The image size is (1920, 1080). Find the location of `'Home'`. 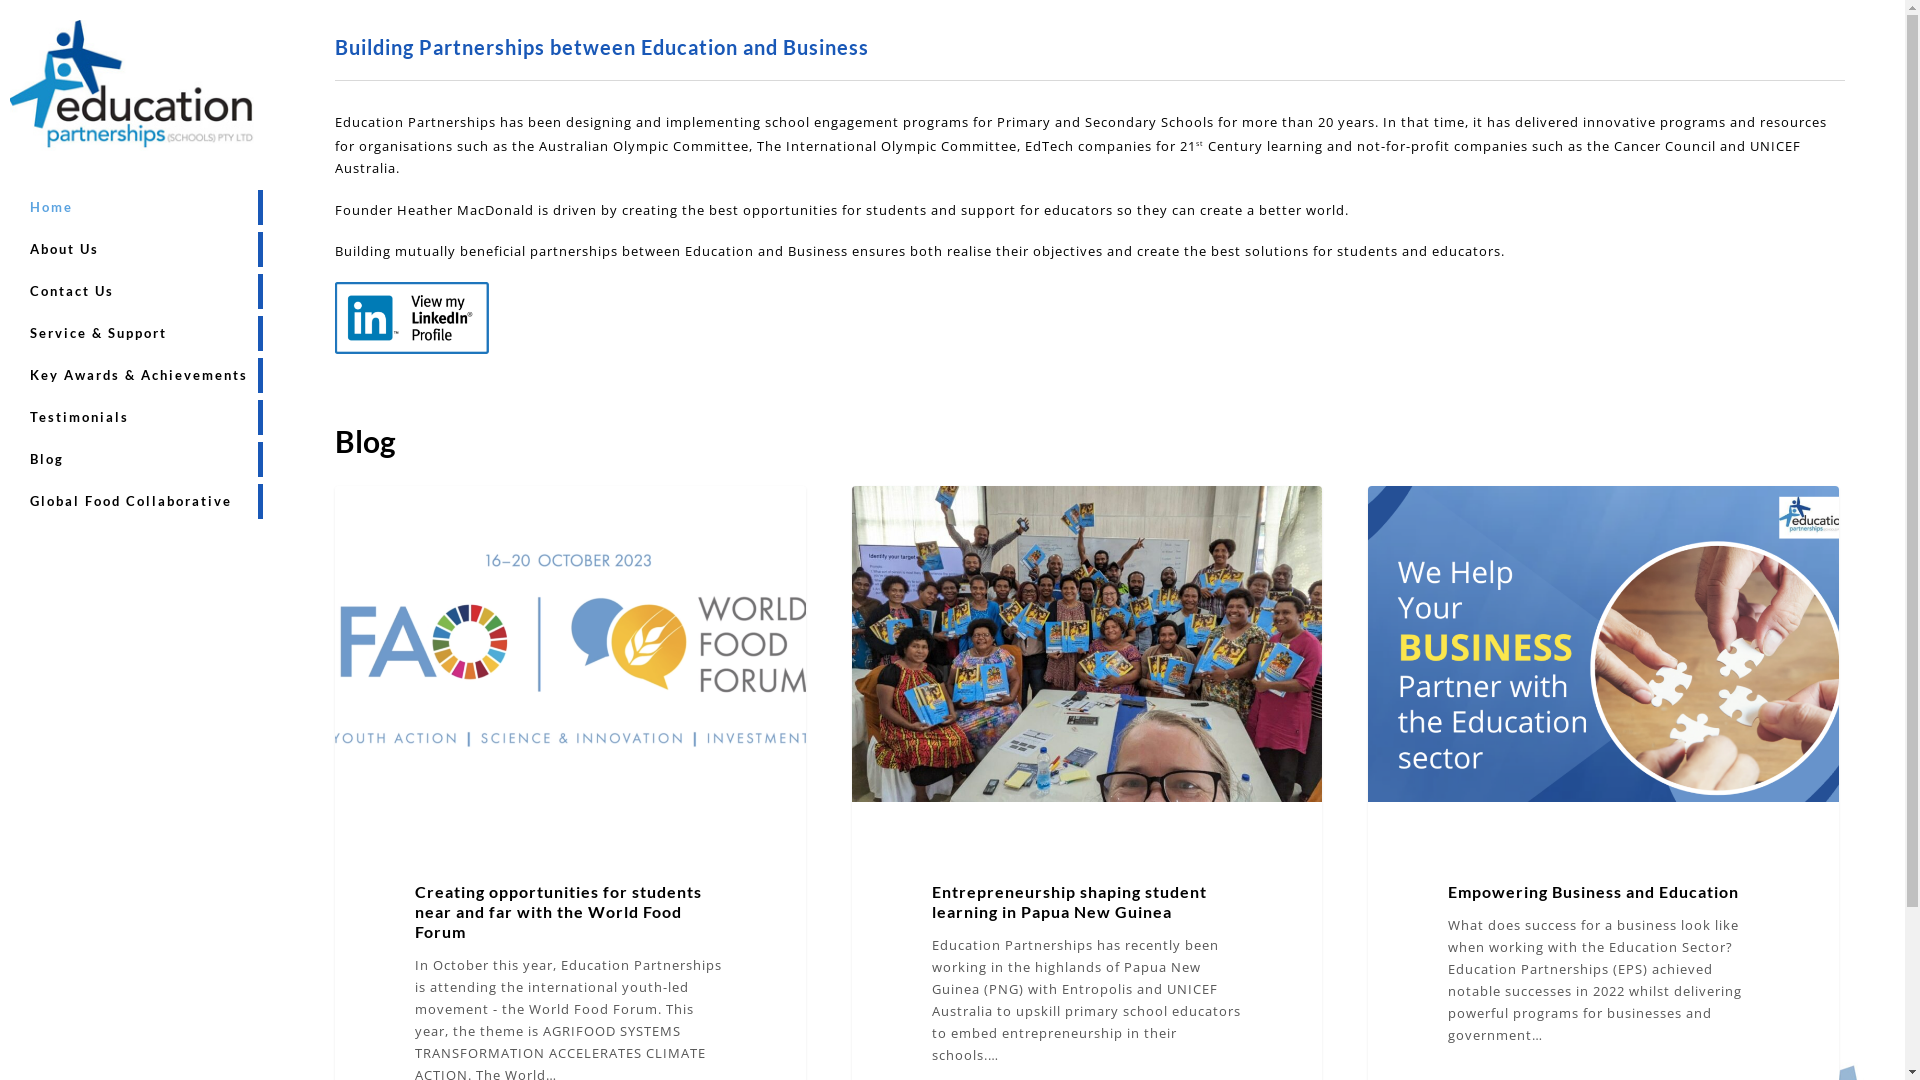

'Home' is located at coordinates (51, 207).